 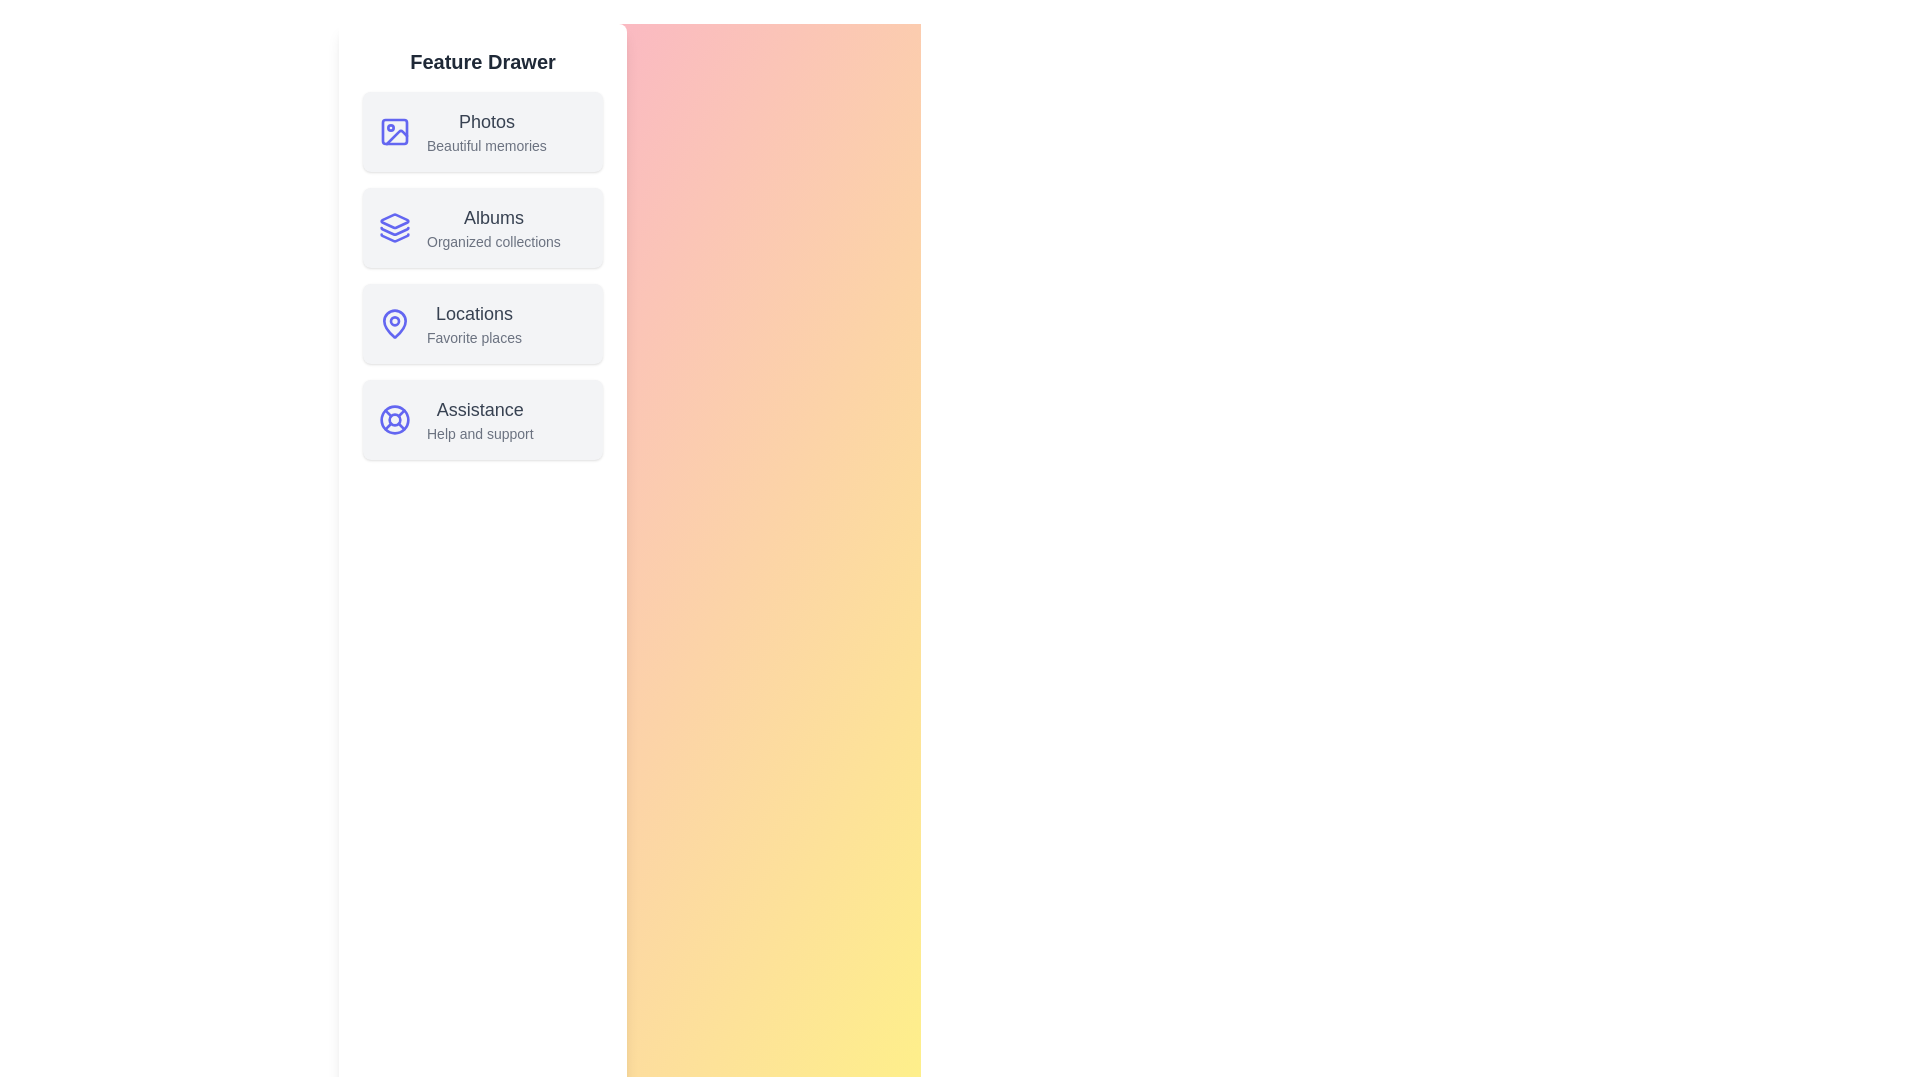 I want to click on the icon for Locations, so click(x=394, y=323).